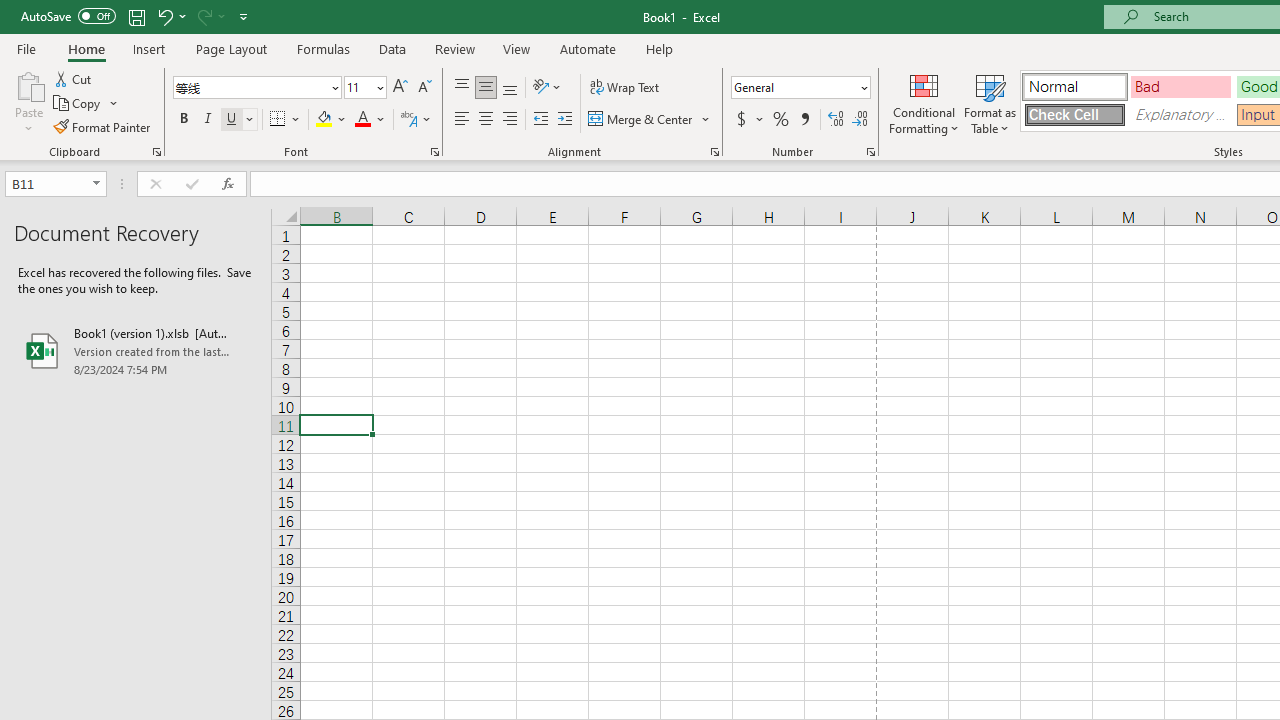 The width and height of the screenshot is (1280, 720). I want to click on 'Format Cell Font', so click(434, 150).